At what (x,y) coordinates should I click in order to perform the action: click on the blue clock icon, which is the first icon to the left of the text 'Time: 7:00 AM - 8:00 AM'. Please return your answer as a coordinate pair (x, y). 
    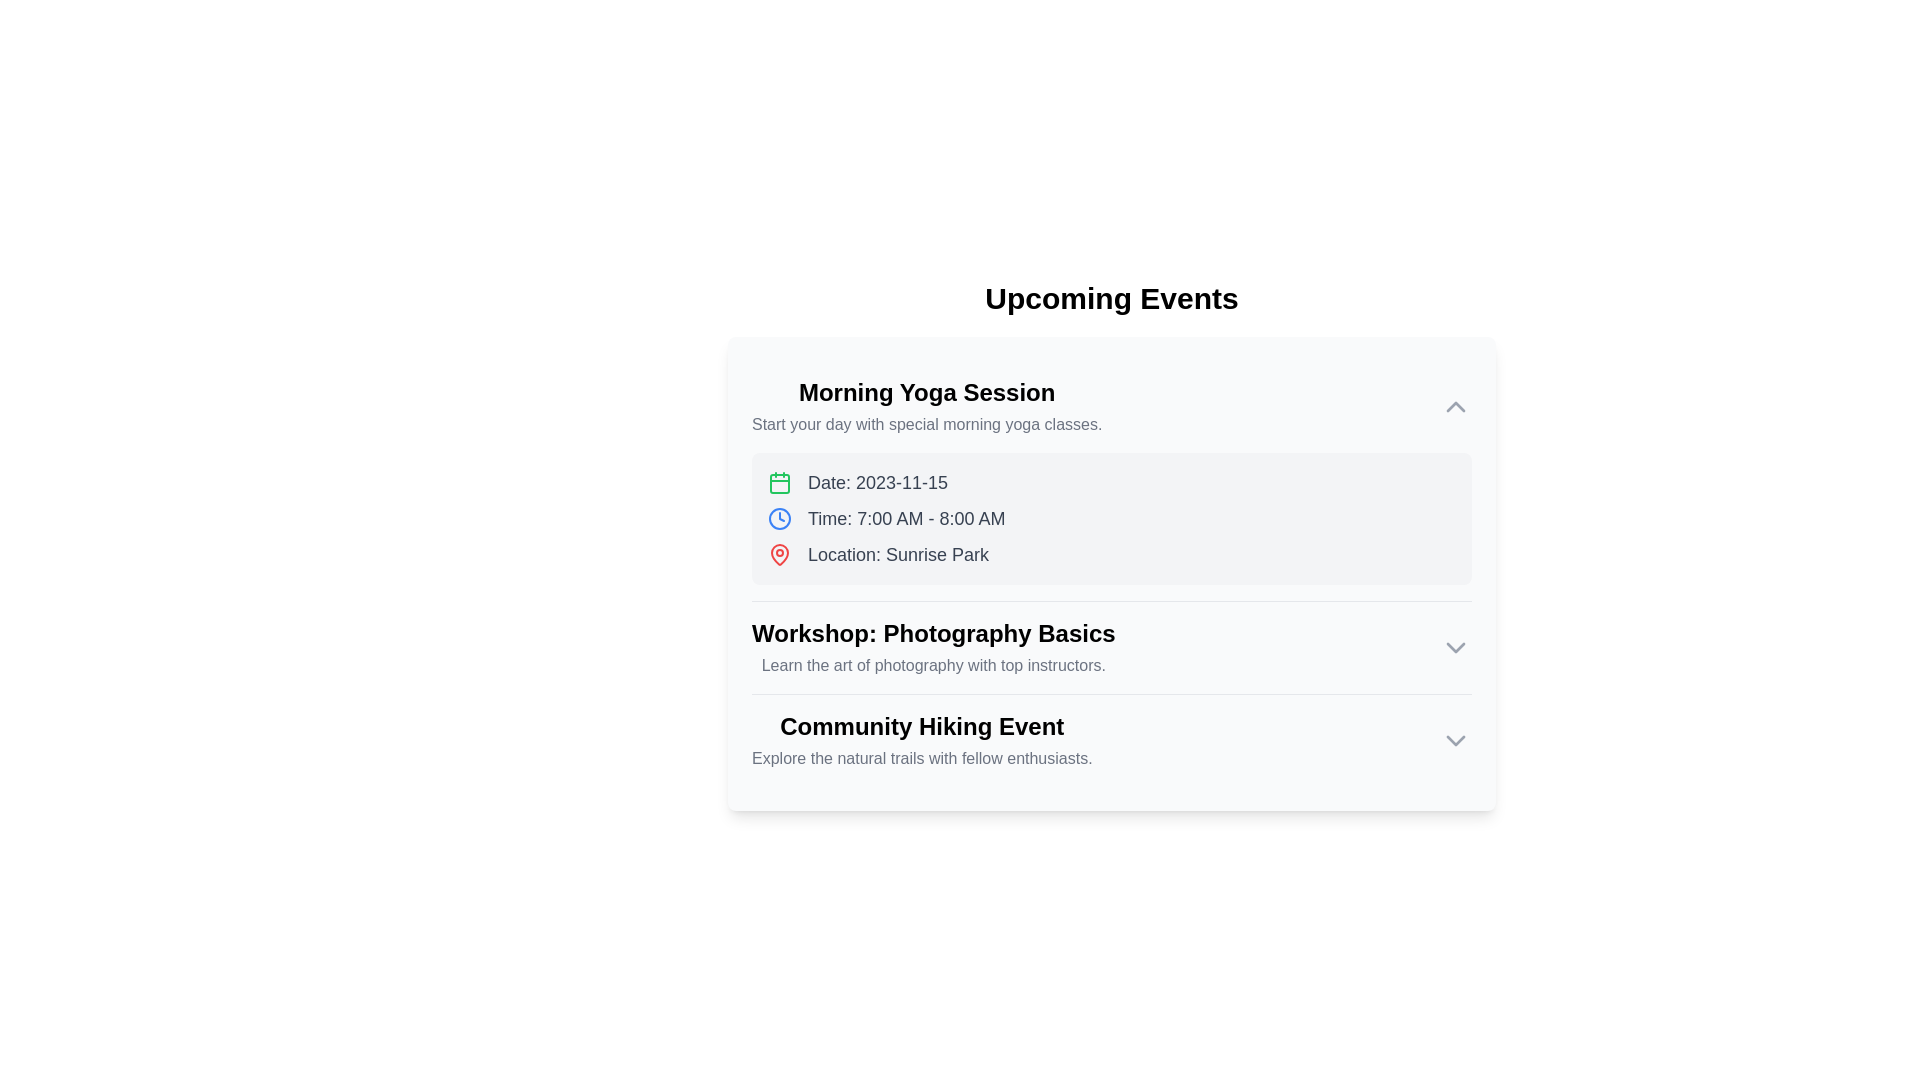
    Looking at the image, I should click on (778, 518).